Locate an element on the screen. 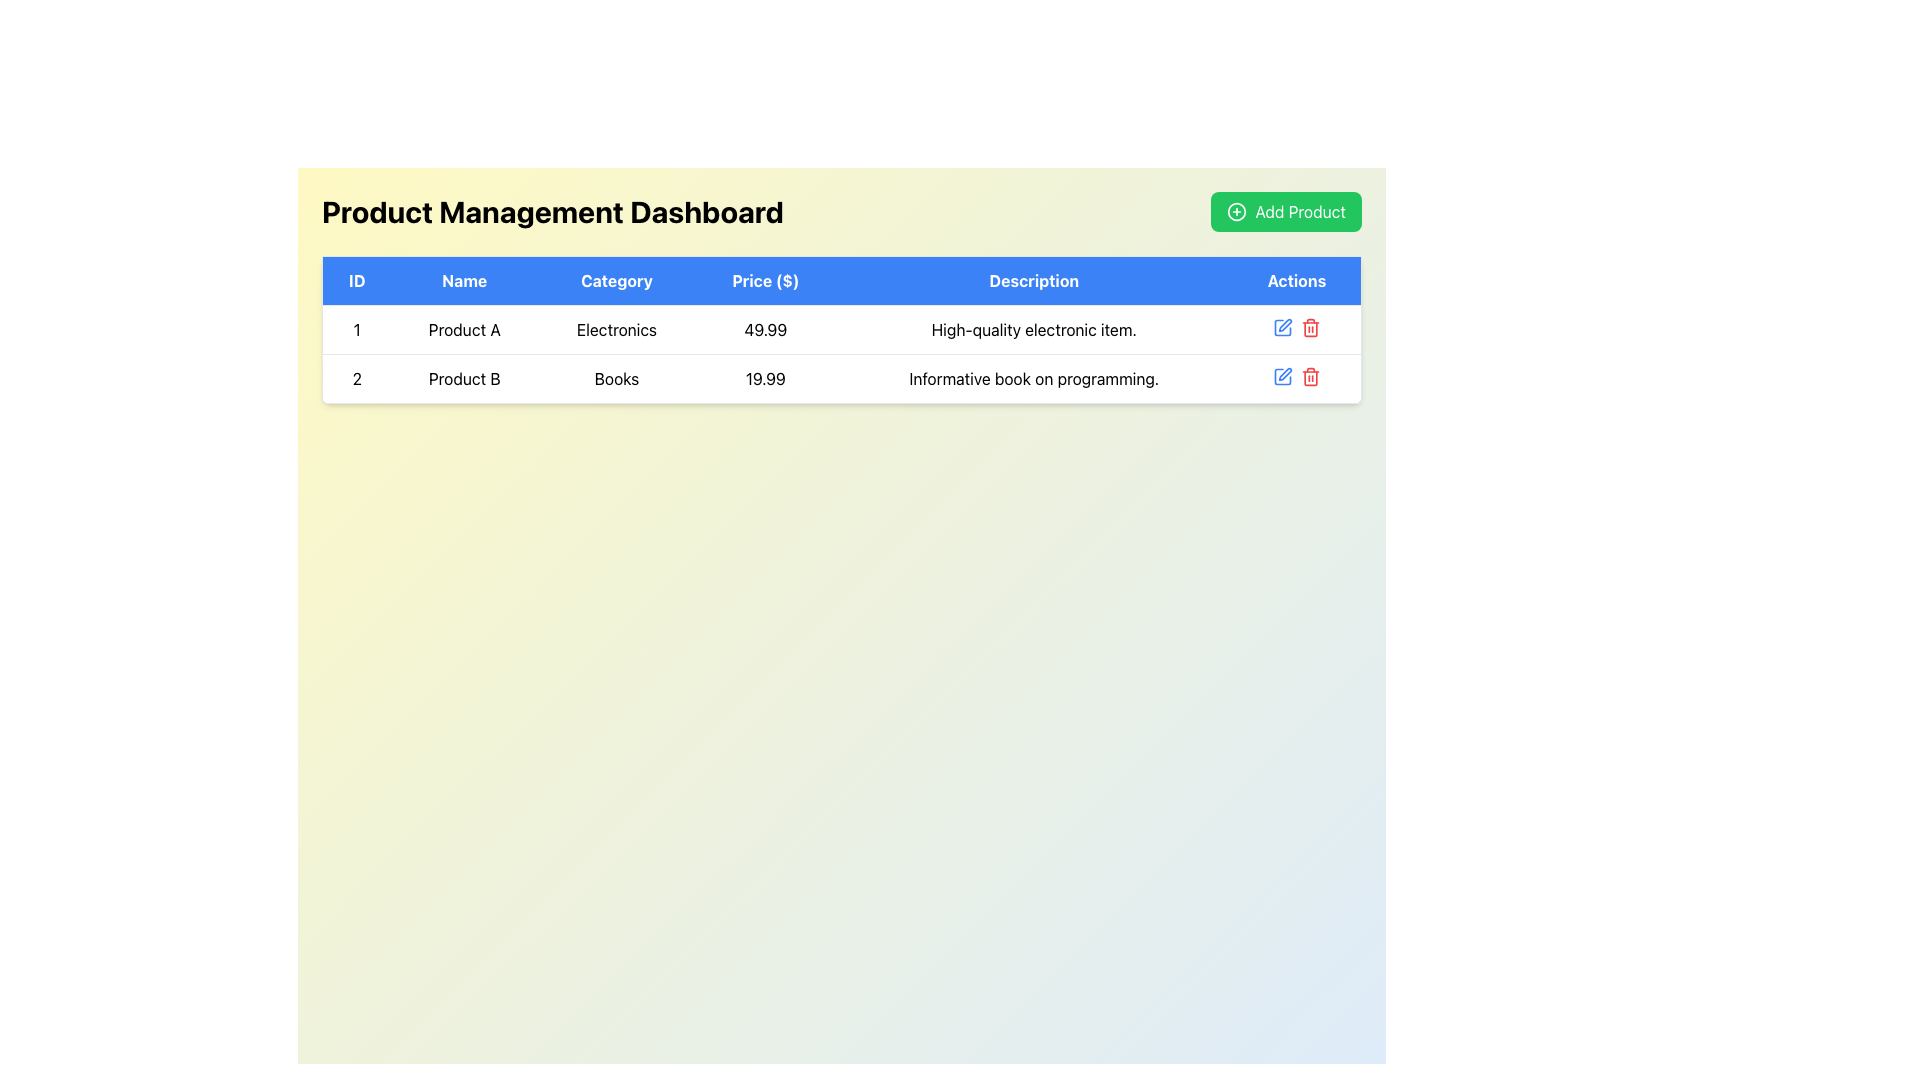 This screenshot has height=1080, width=1920. the square frame icon with rounded edges in the 'Actions' column of the second row ('Product B') in the product management table is located at coordinates (1282, 326).